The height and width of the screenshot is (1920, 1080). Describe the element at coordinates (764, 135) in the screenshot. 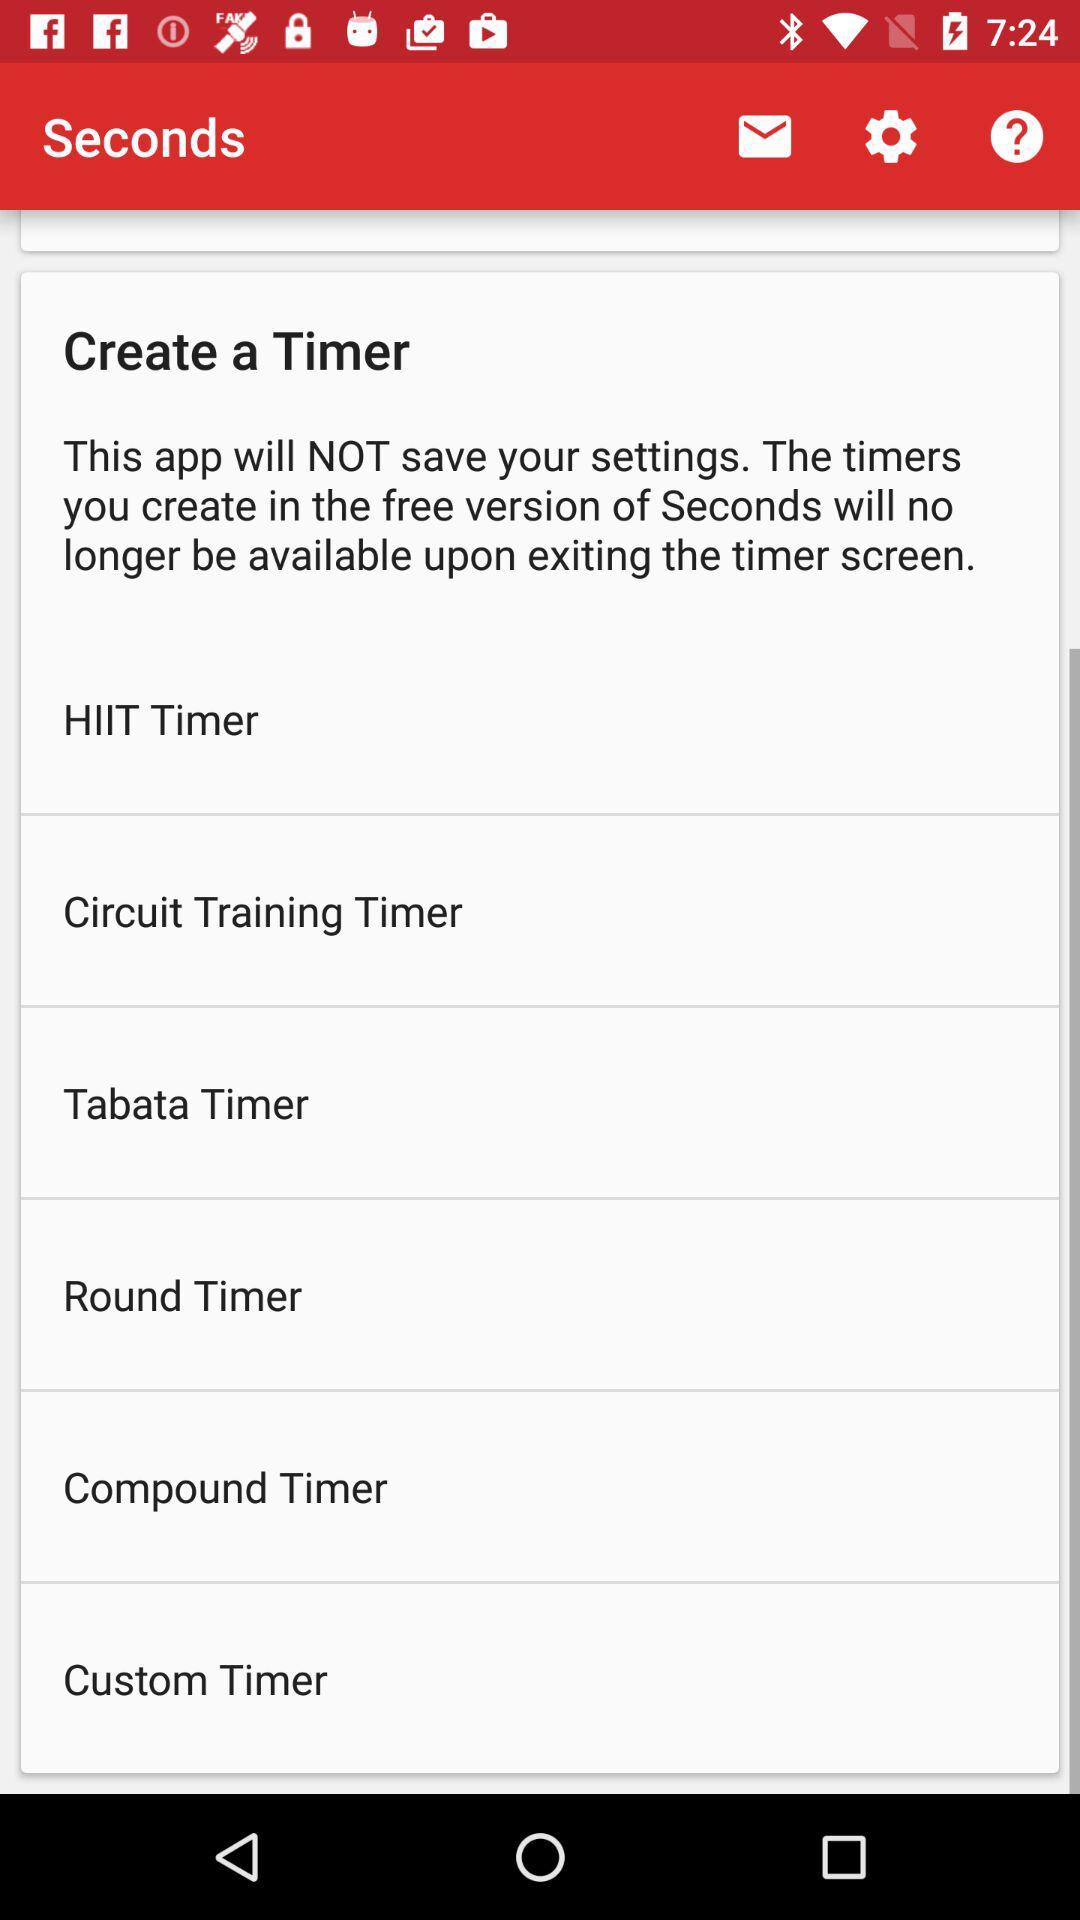

I see `icon next to seconds app` at that location.